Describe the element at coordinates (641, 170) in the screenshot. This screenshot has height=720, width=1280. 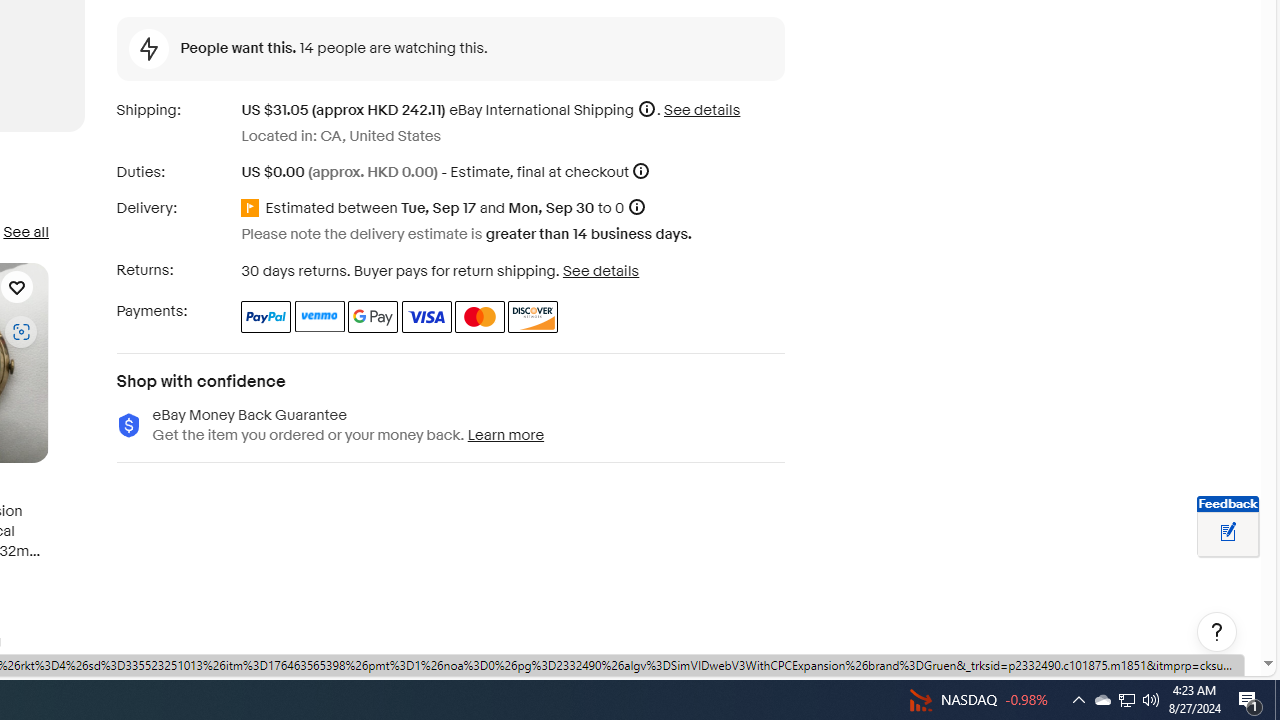
I see `'More information'` at that location.